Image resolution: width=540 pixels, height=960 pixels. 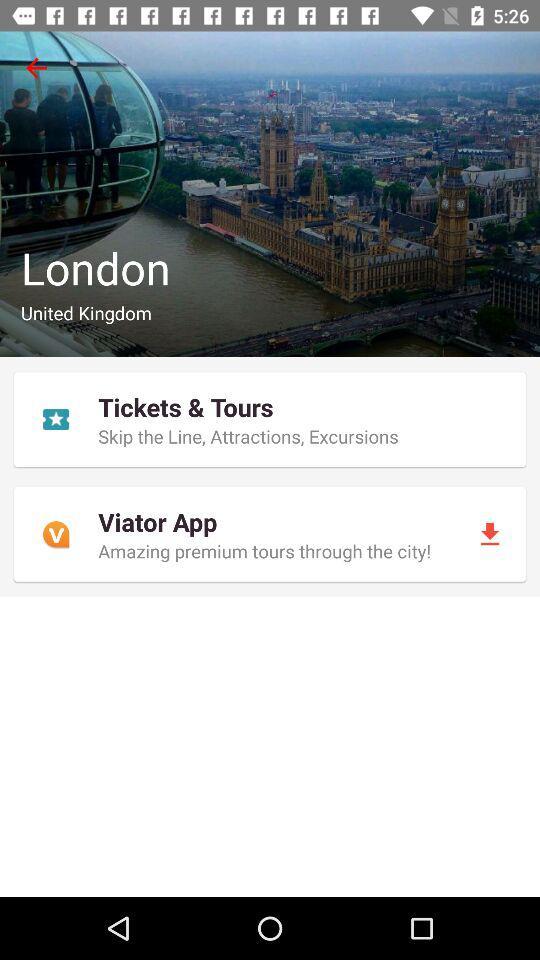 What do you see at coordinates (488, 533) in the screenshot?
I see `the download icon` at bounding box center [488, 533].